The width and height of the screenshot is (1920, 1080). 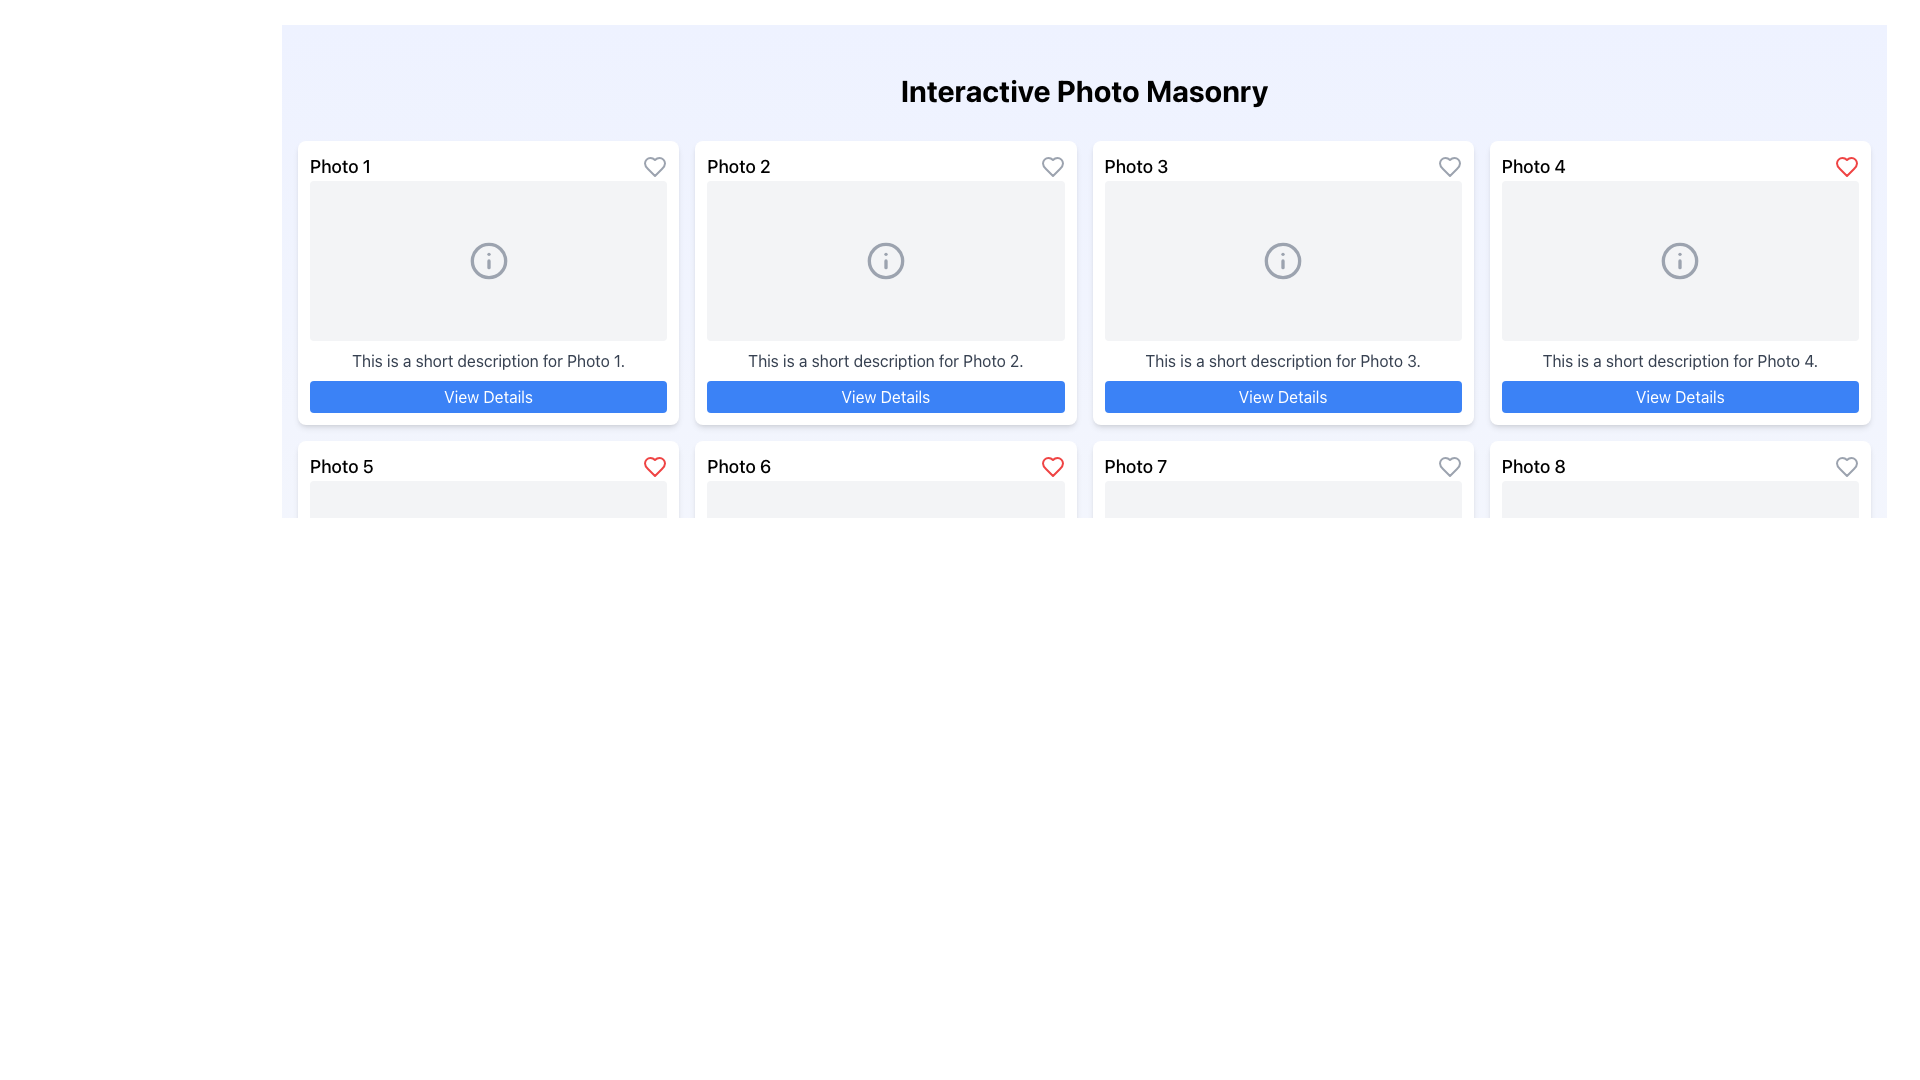 What do you see at coordinates (488, 397) in the screenshot?
I see `the button labeled 'View Details' associated with 'Photo 1'` at bounding box center [488, 397].